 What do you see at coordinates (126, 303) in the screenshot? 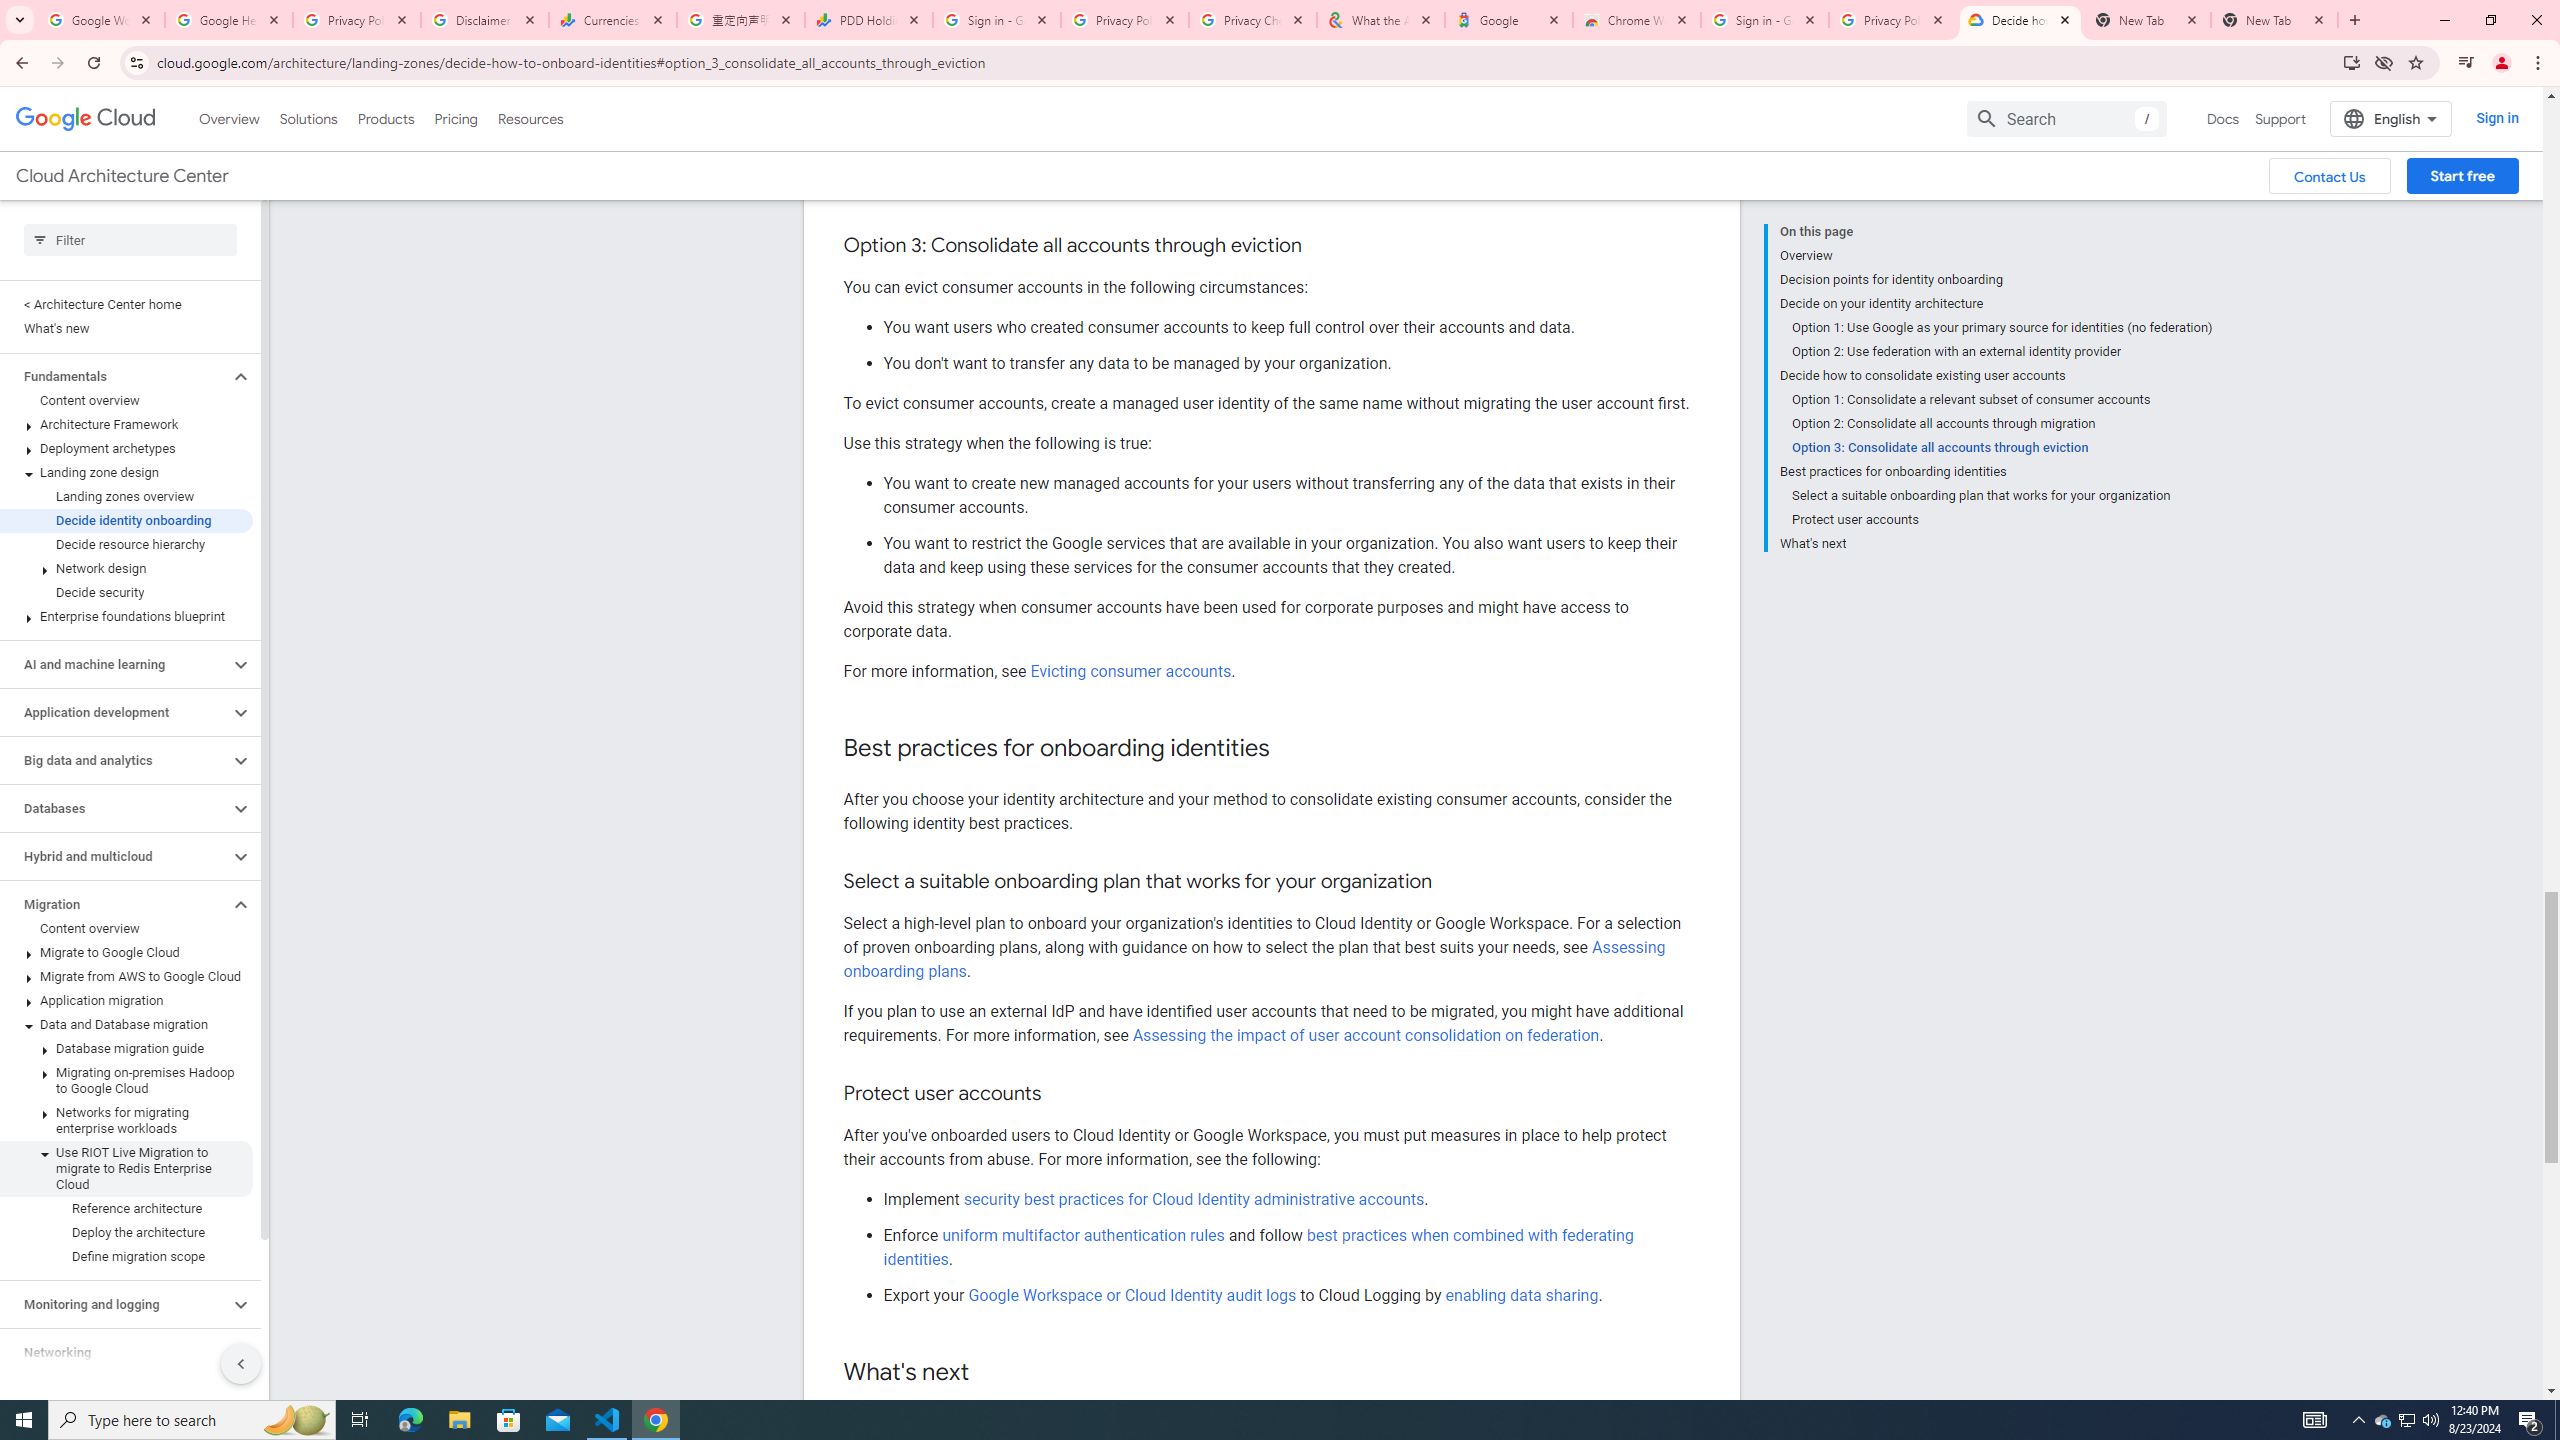
I see `'< Architecture Center home'` at bounding box center [126, 303].